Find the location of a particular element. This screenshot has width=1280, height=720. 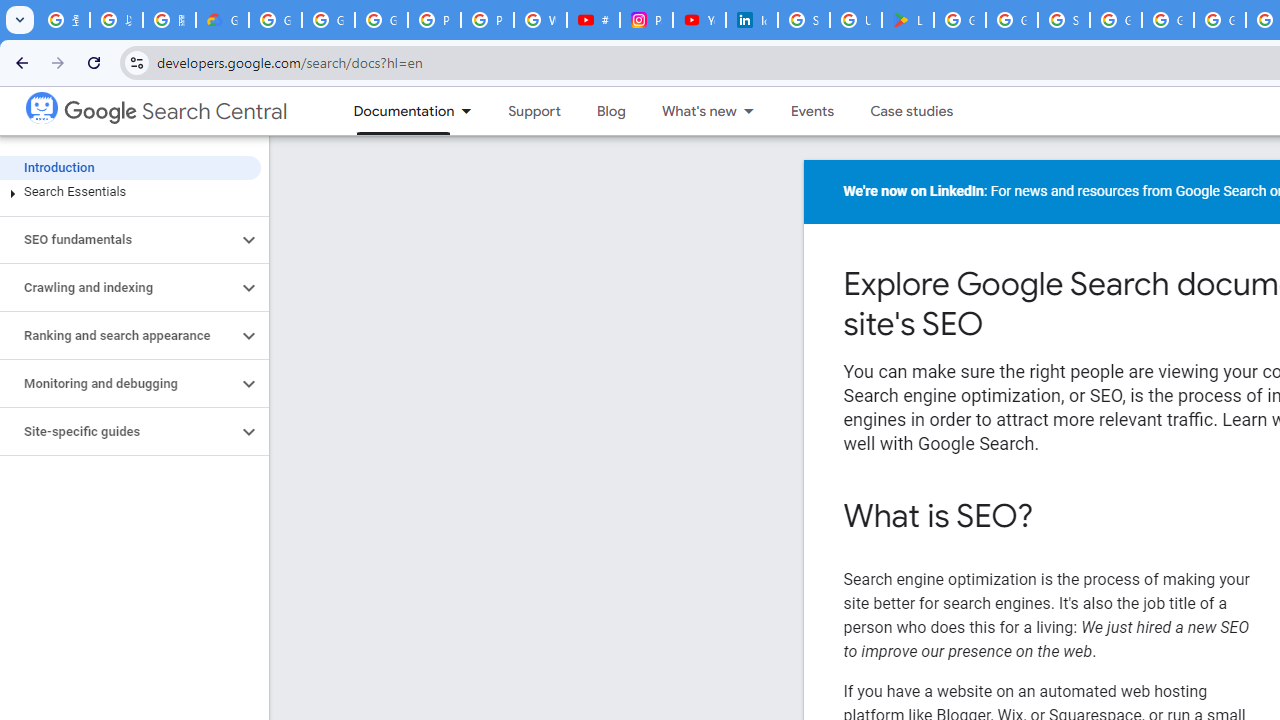

'Site-specific guides' is located at coordinates (117, 431).